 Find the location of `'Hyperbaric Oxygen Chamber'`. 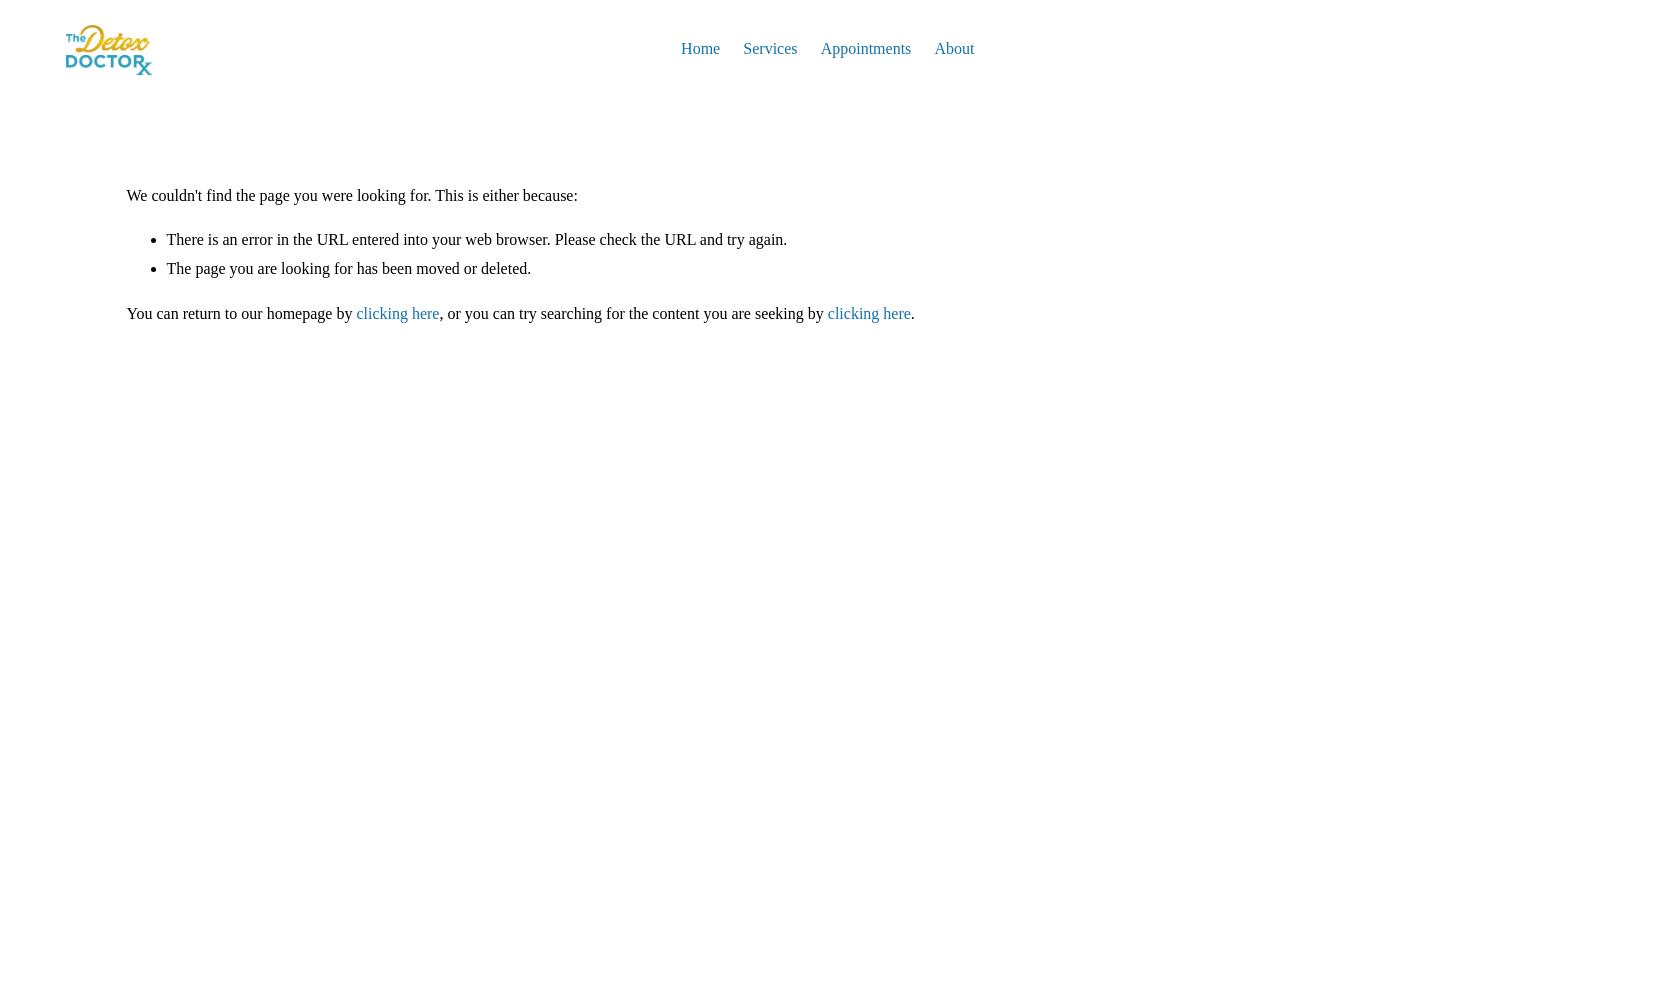

'Hyperbaric Oxygen Chamber' is located at coordinates (837, 132).